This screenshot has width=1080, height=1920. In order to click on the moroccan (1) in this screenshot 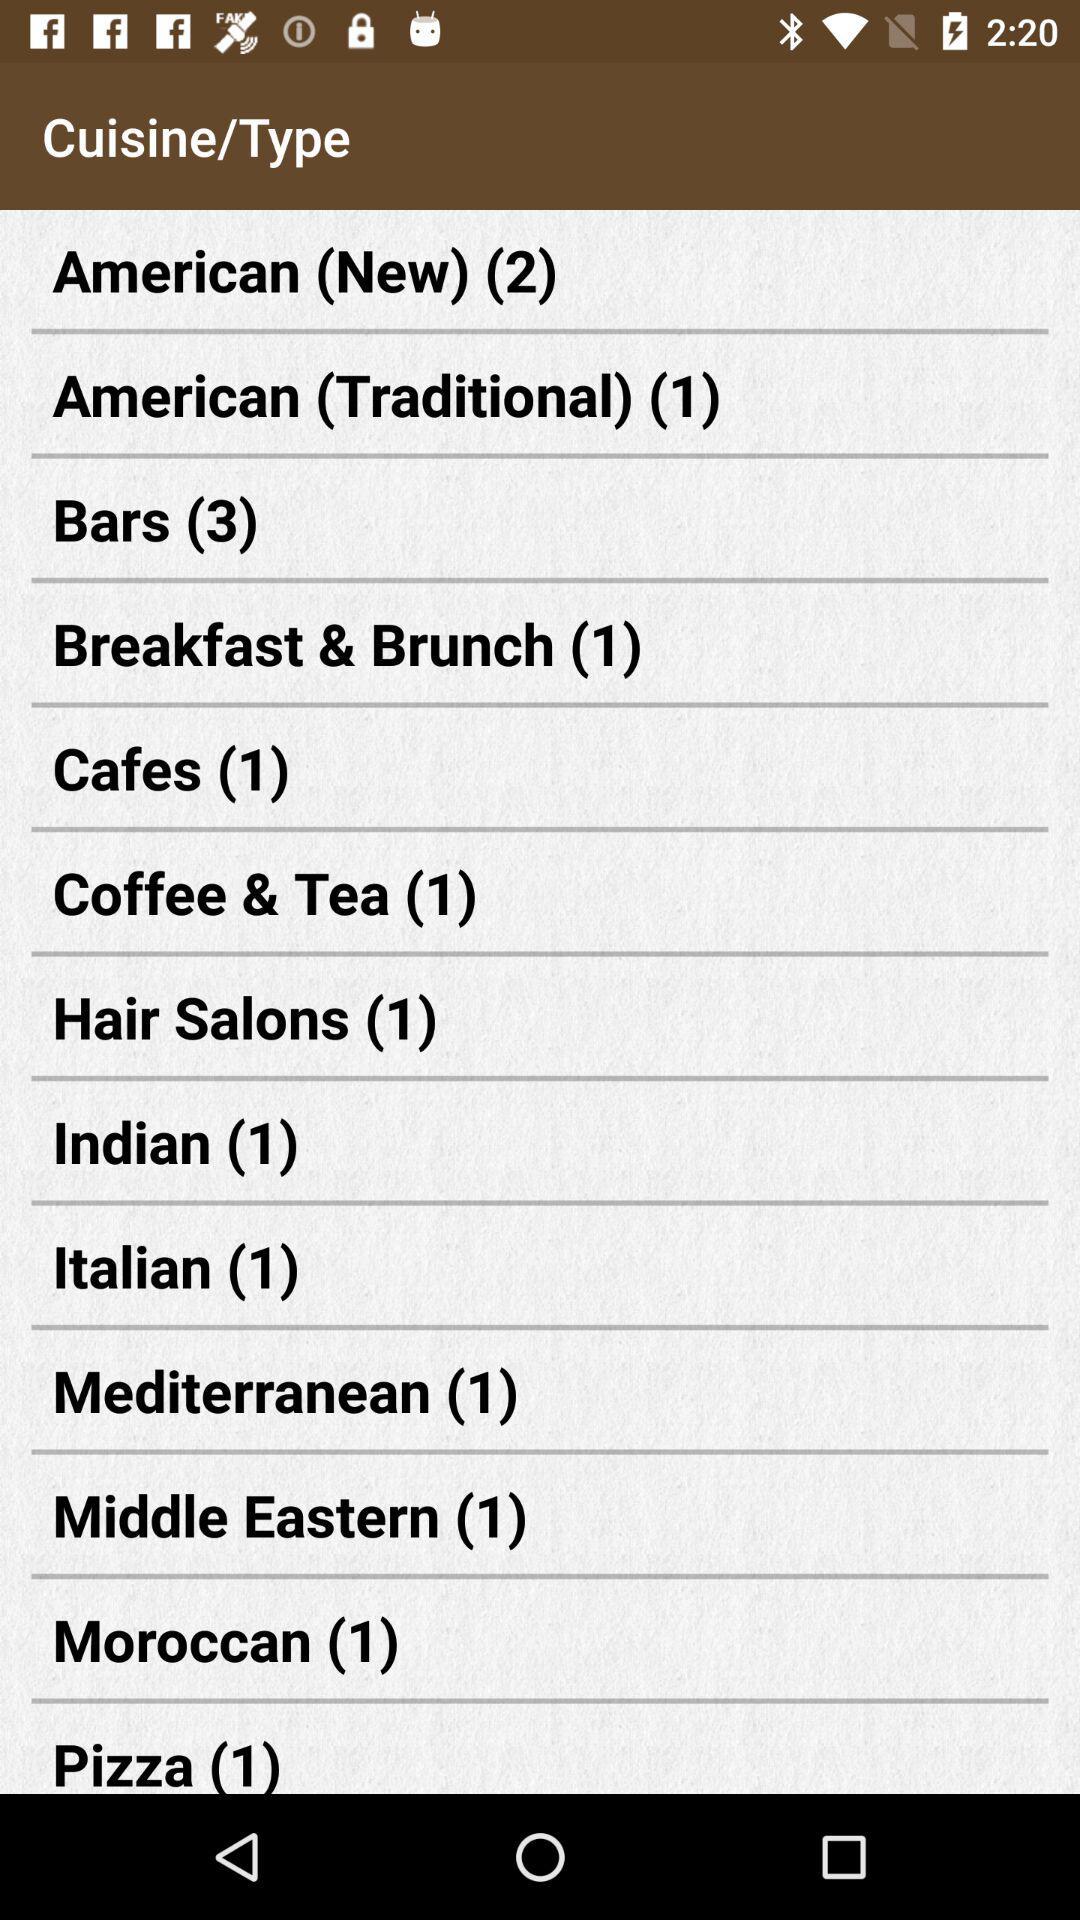, I will do `click(540, 1639)`.